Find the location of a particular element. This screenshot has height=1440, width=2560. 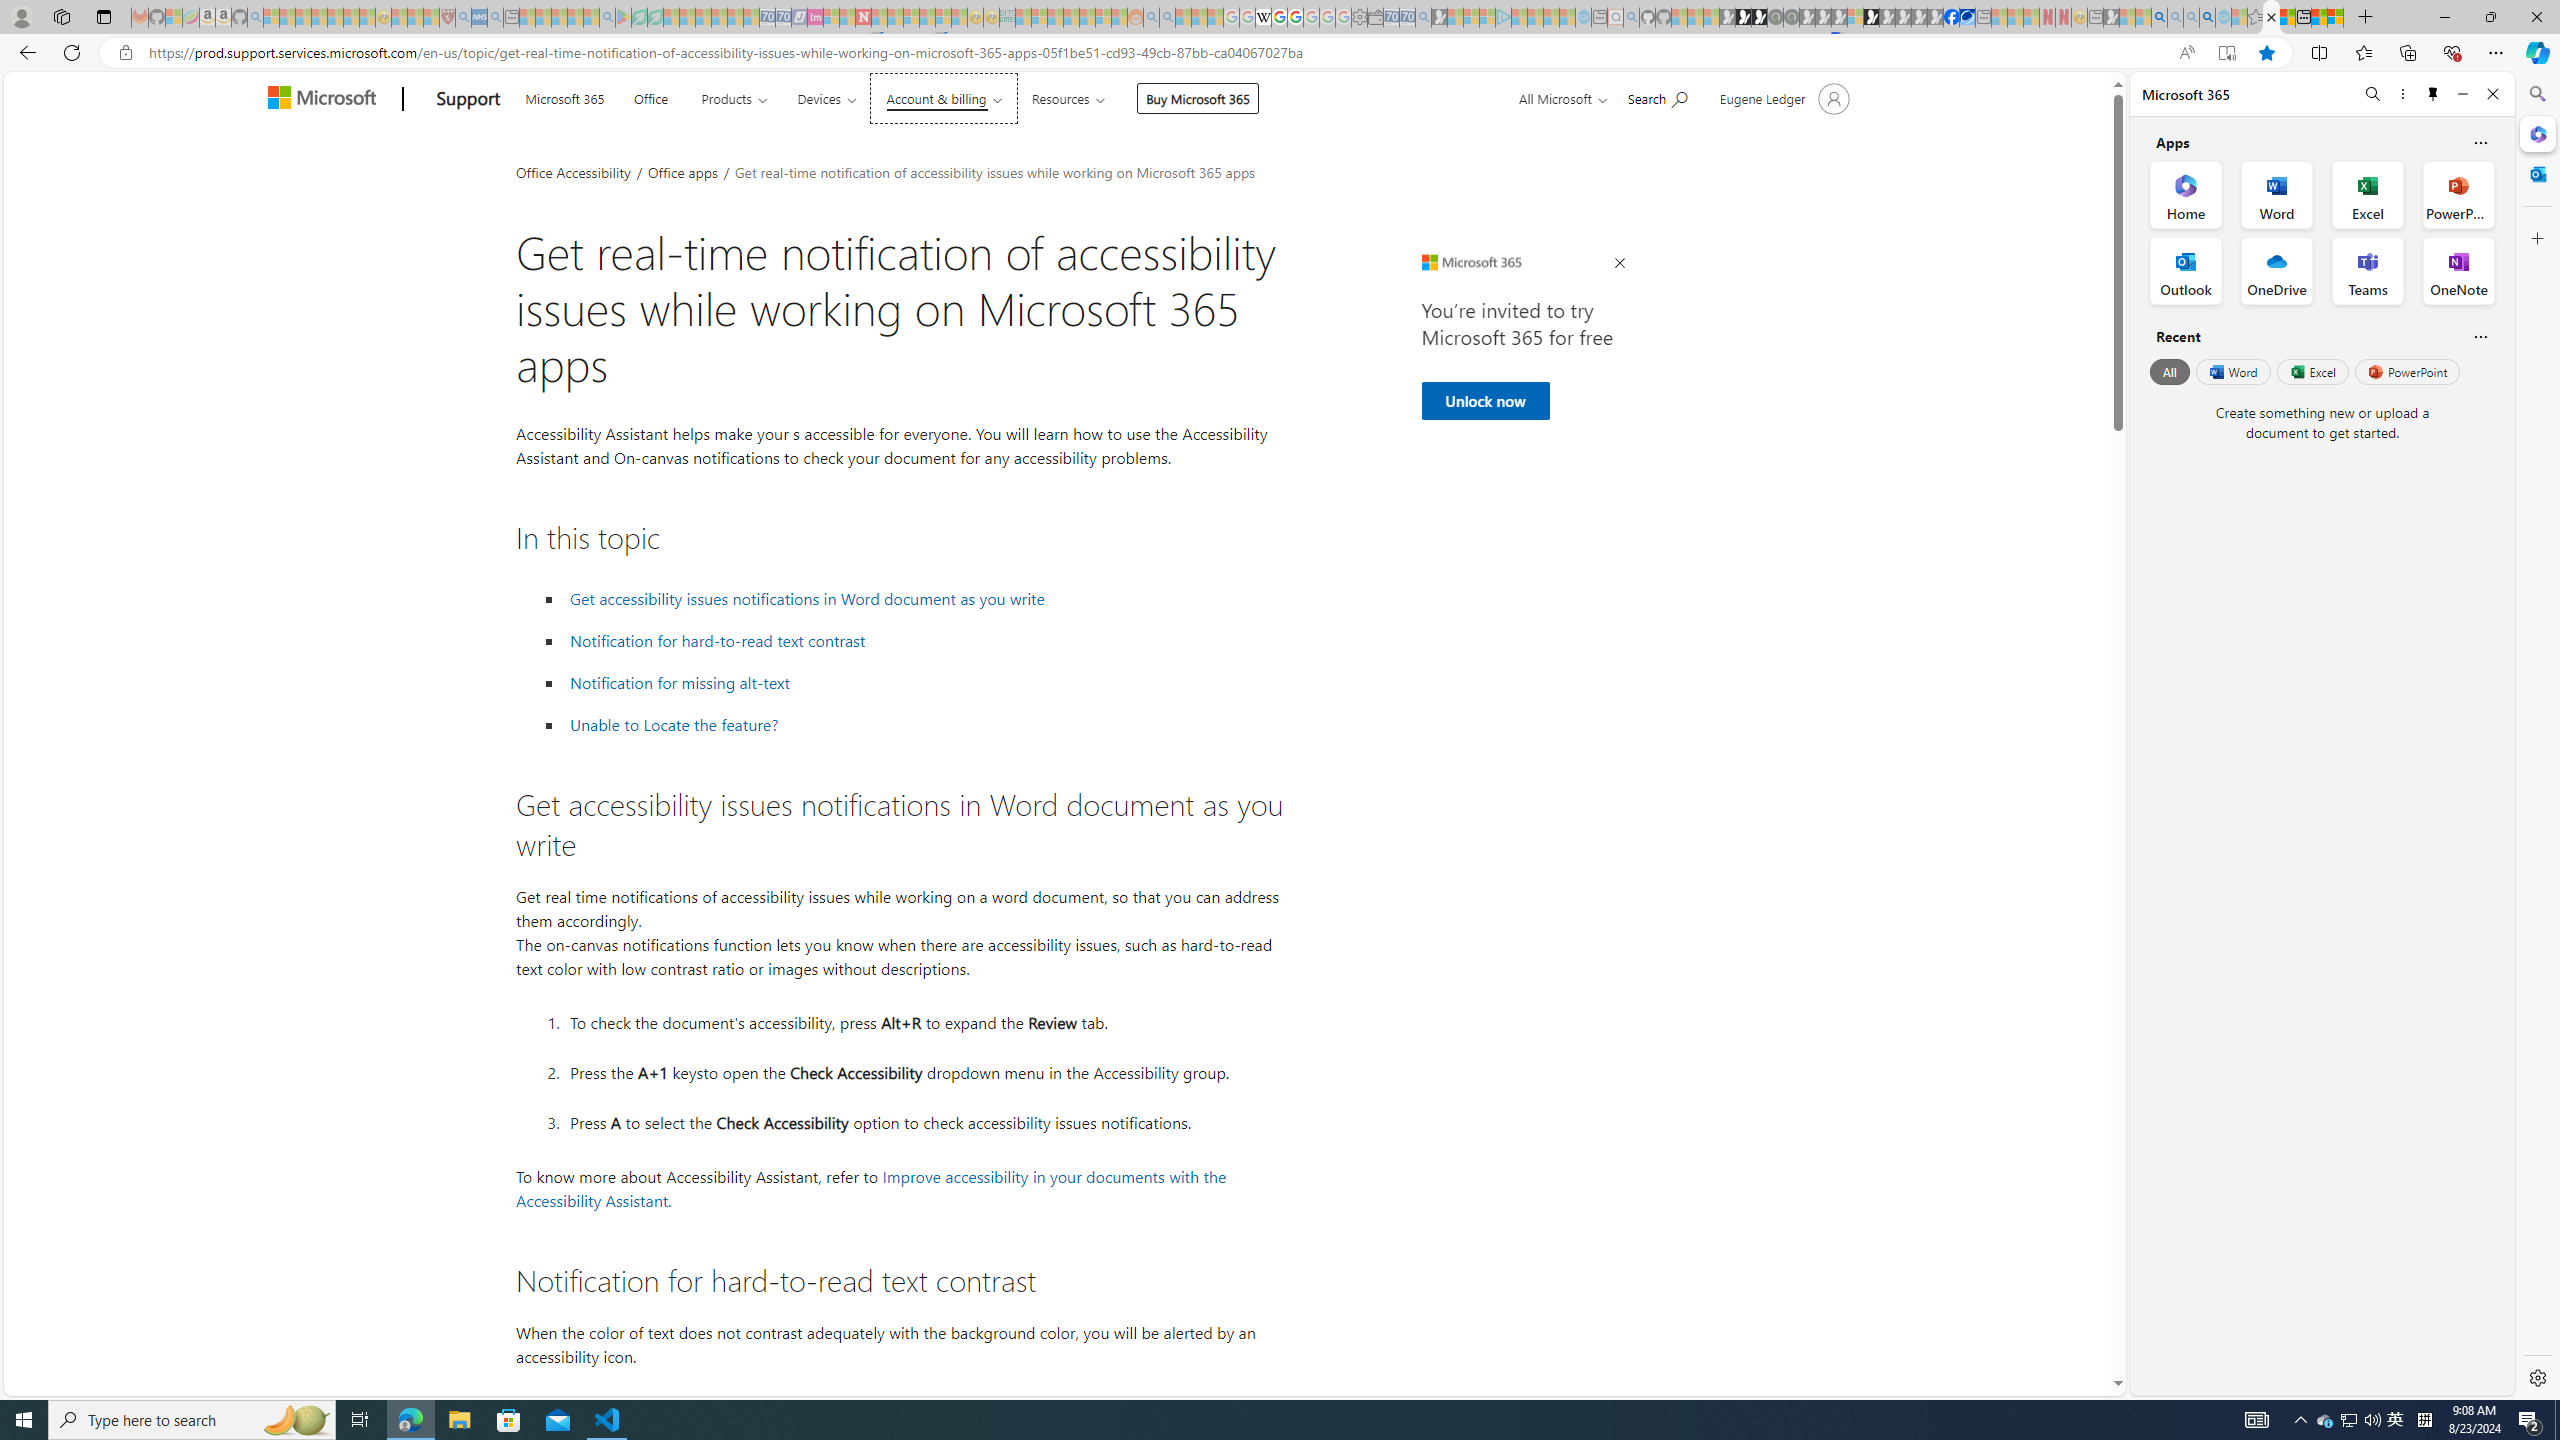

'Excel Office App' is located at coordinates (2368, 195).